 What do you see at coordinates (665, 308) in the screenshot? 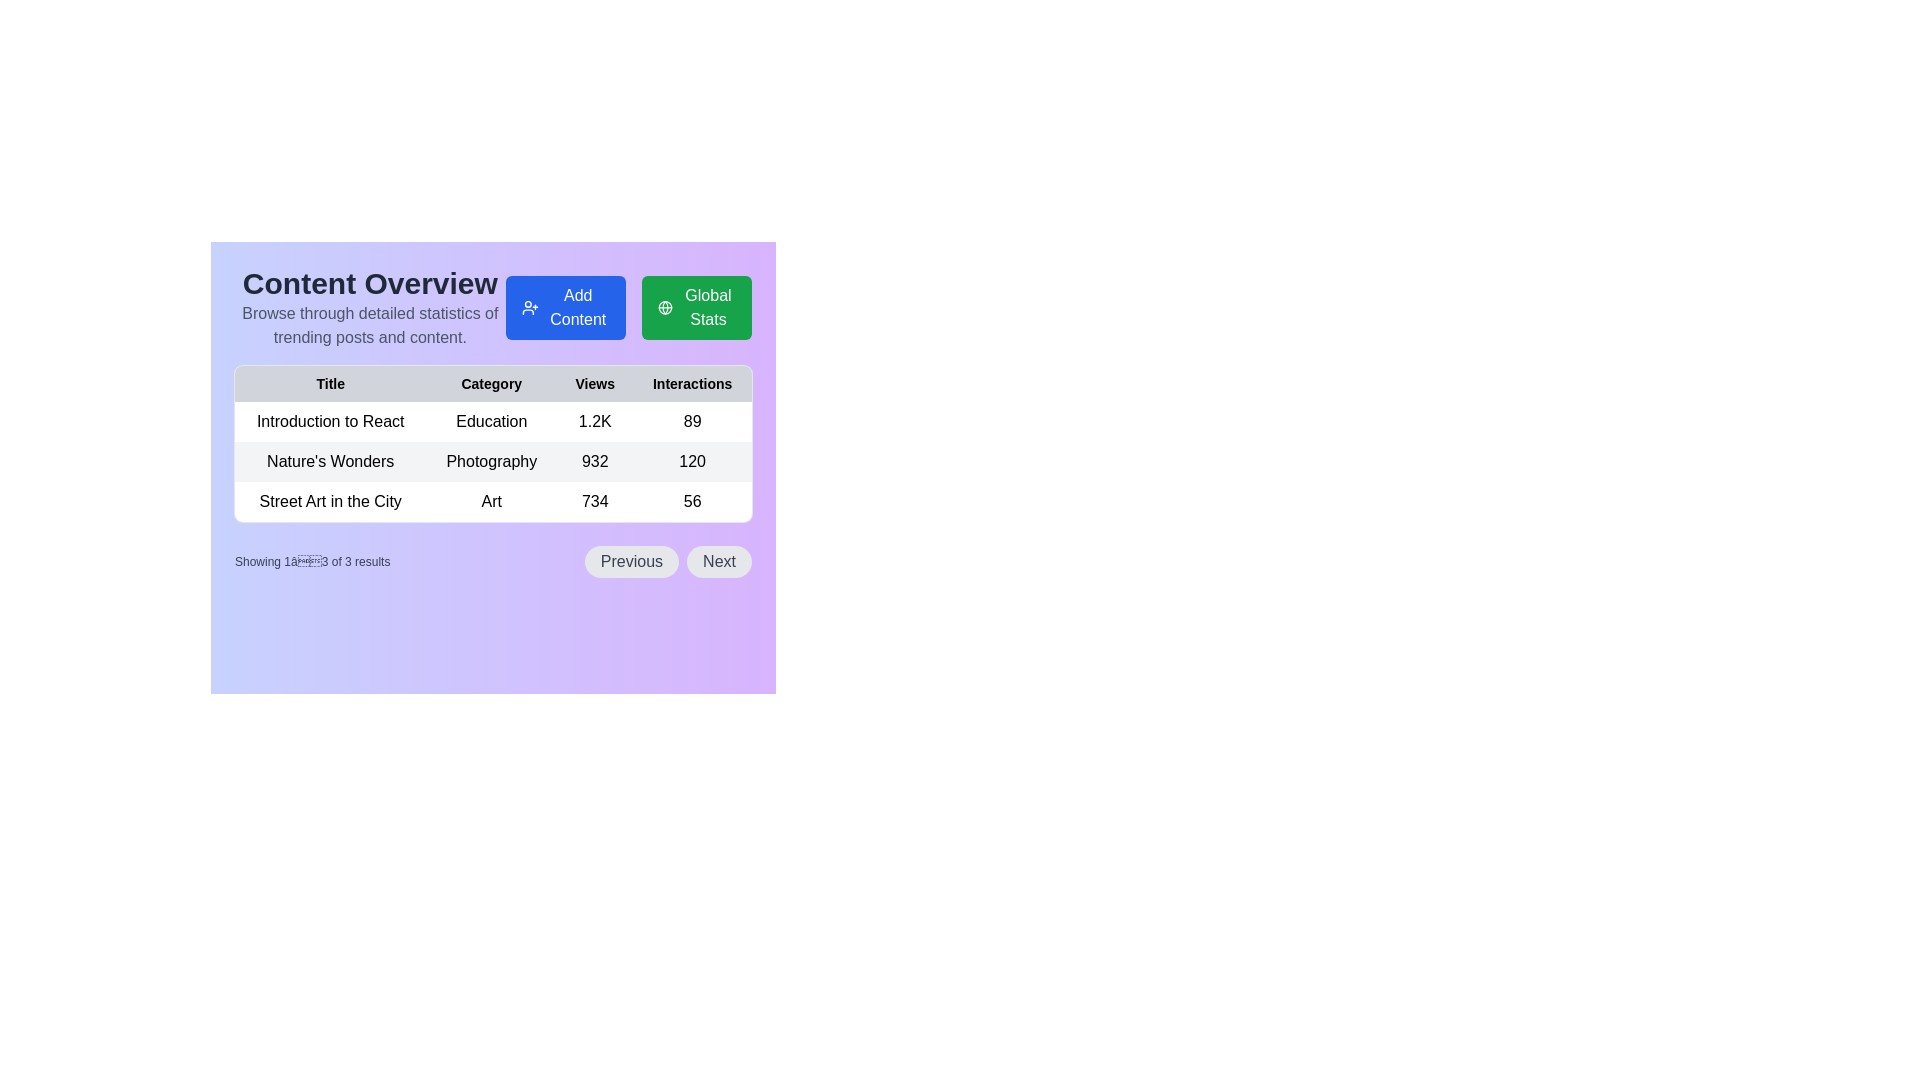
I see `the SVG circle element located at the center of the globe icon, which is part of the 'Global Stats' button and positioned to the right of the 'Add Content' button` at bounding box center [665, 308].